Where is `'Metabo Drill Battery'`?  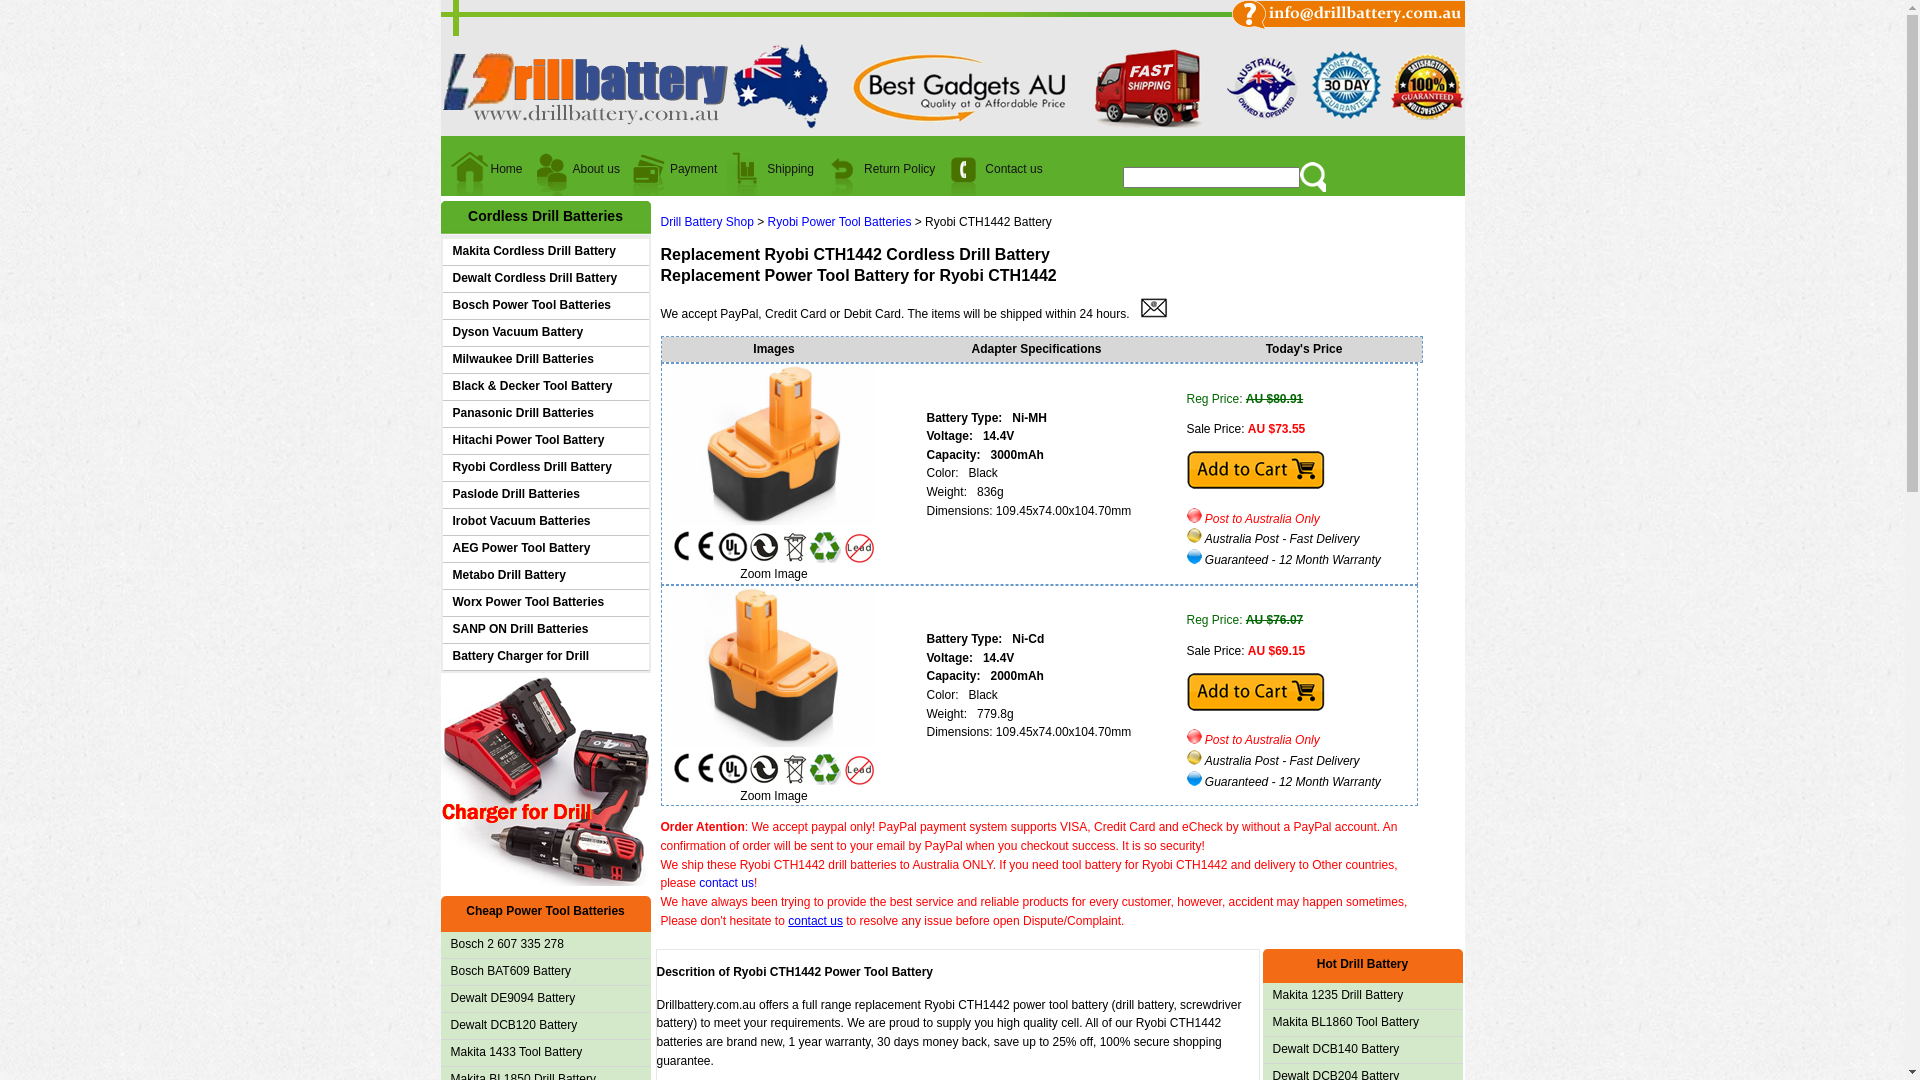 'Metabo Drill Battery' is located at coordinates (545, 575).